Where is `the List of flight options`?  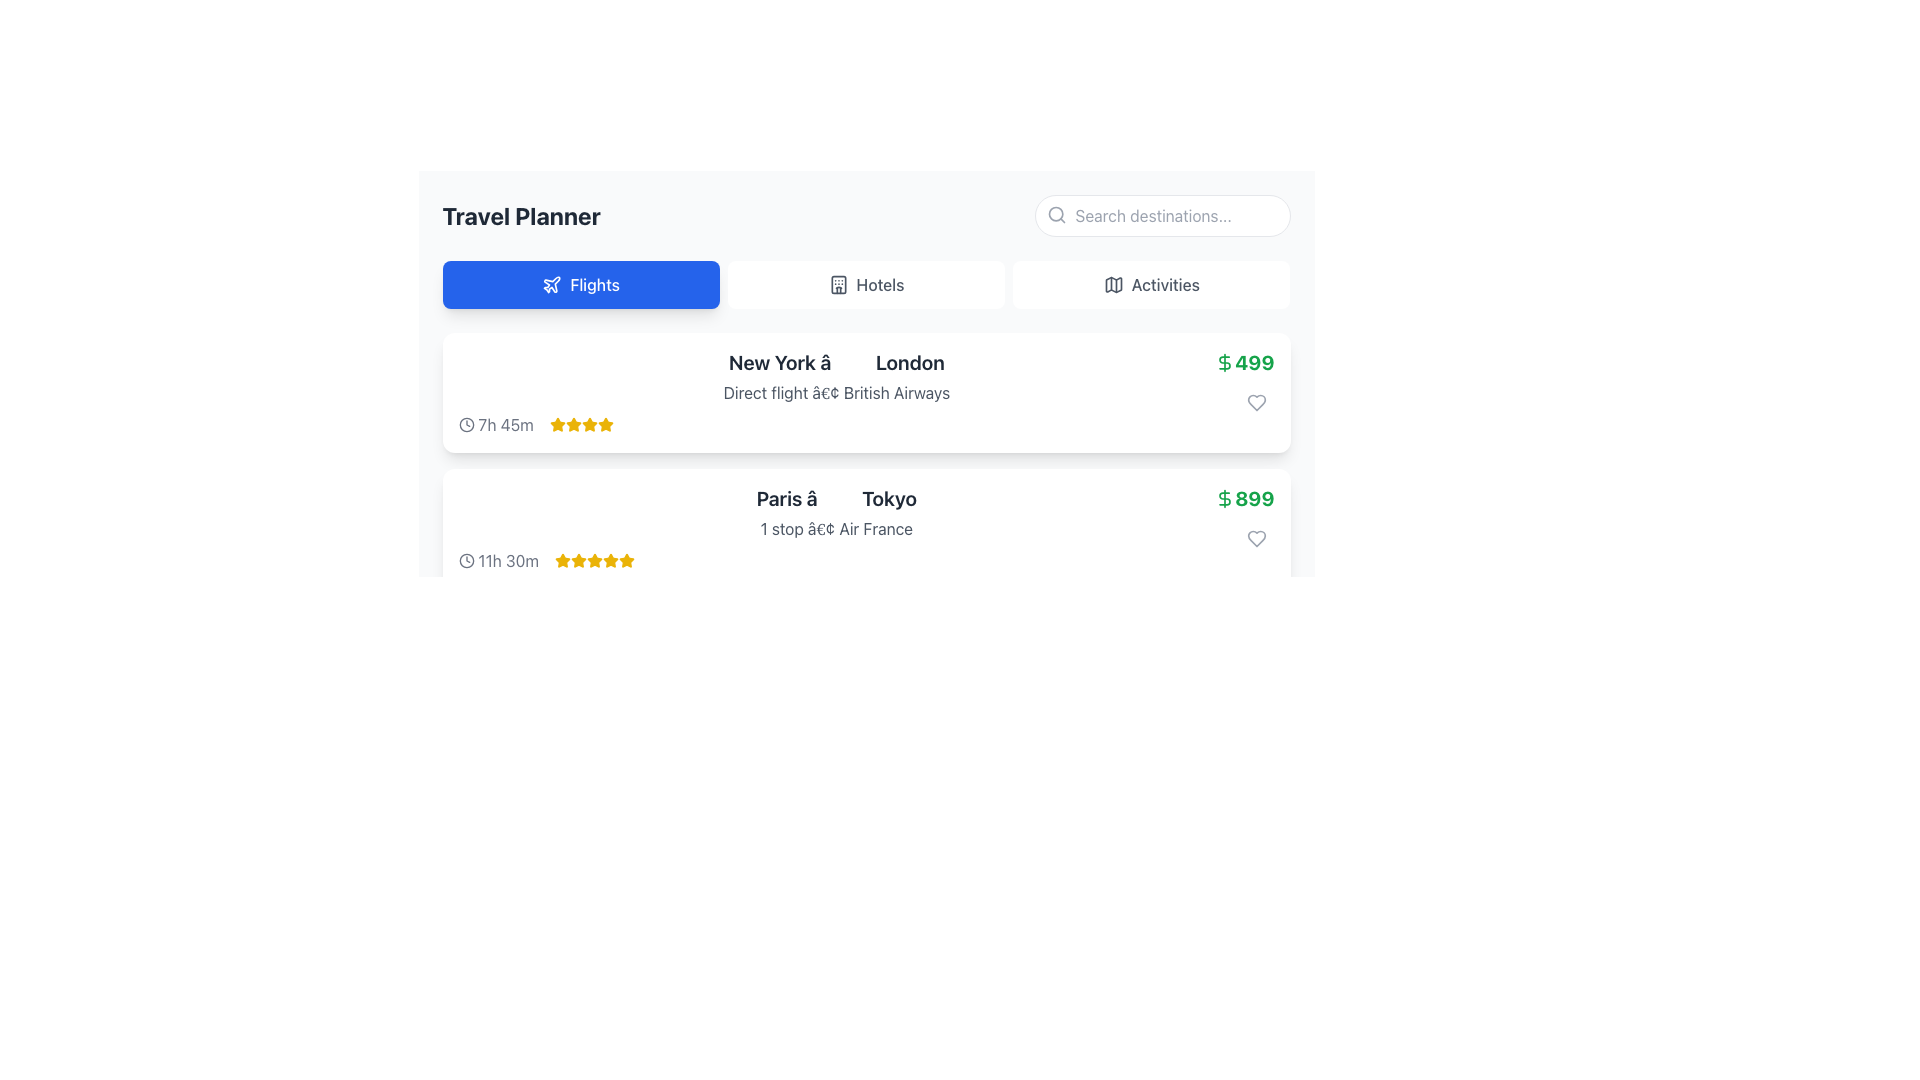 the List of flight options is located at coordinates (866, 461).